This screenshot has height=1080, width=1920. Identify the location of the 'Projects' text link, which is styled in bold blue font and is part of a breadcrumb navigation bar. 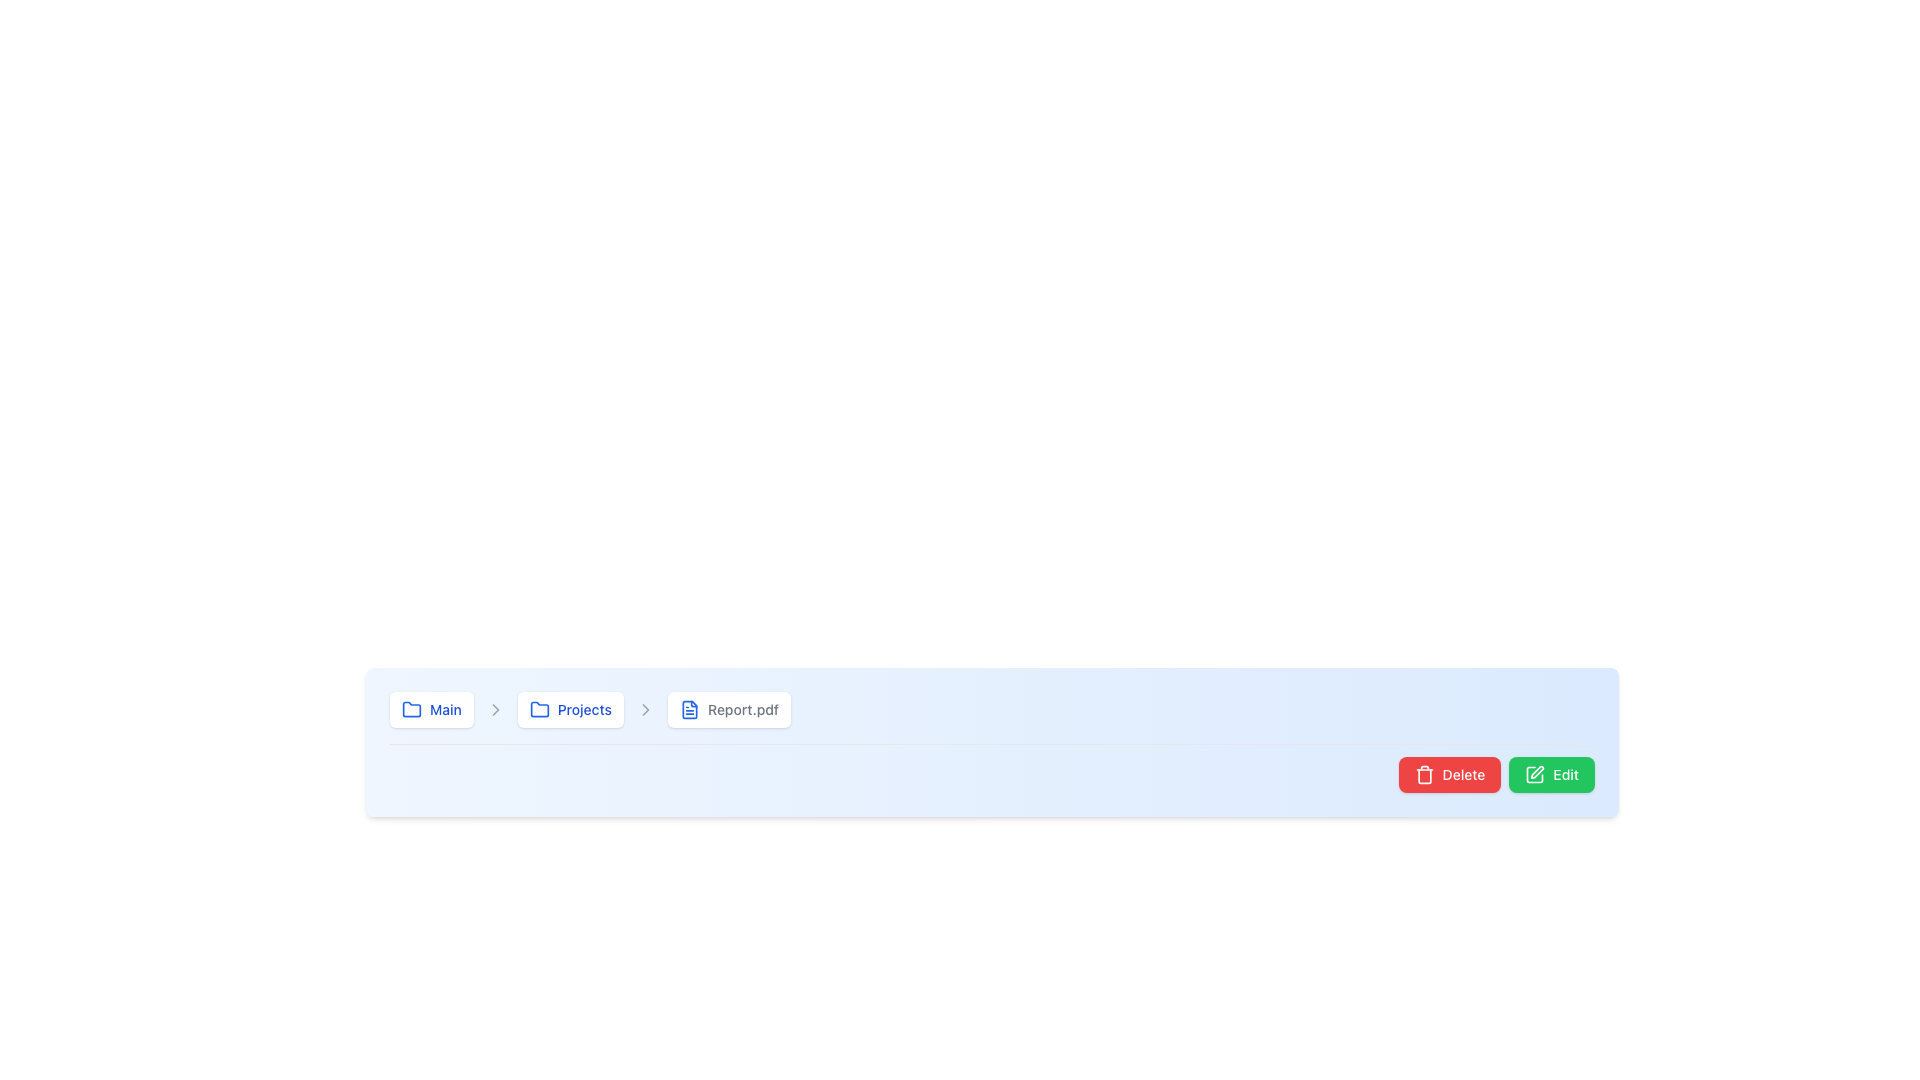
(583, 708).